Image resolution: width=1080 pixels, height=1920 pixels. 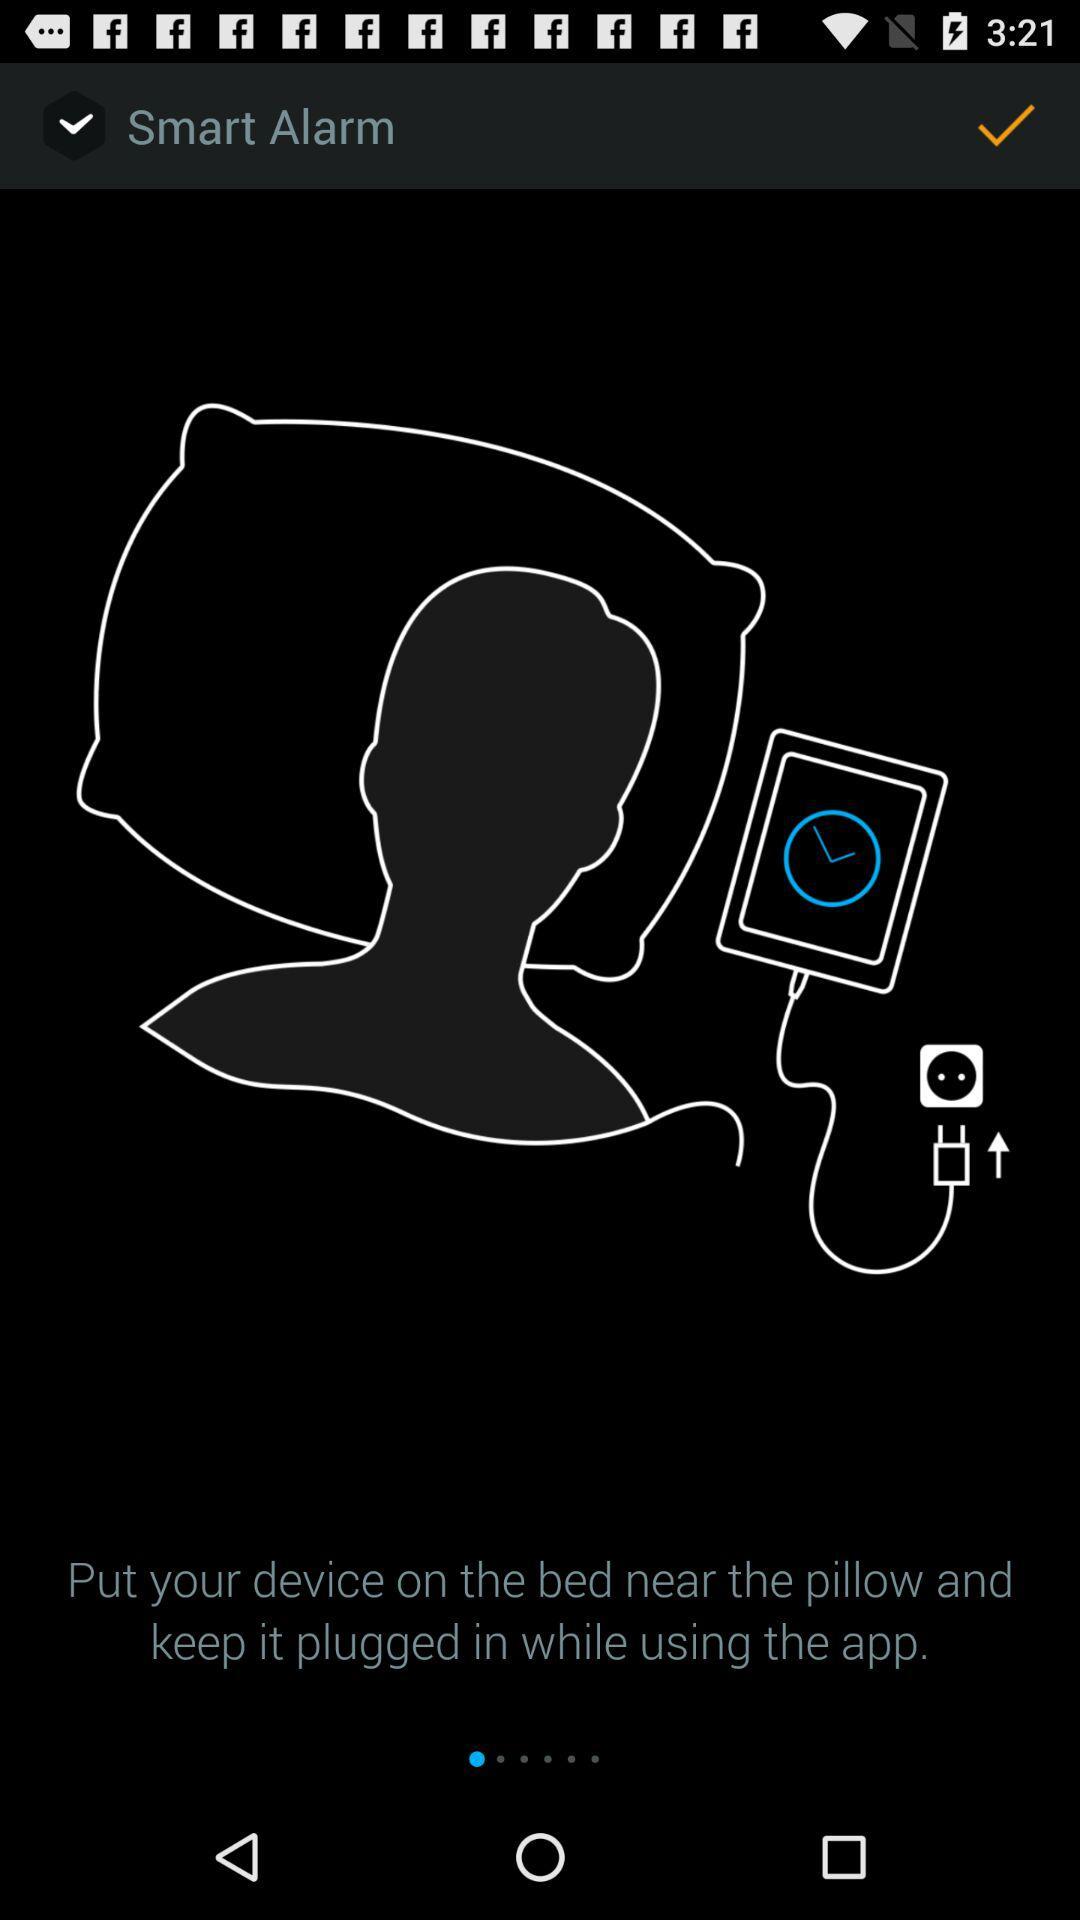 I want to click on icon at the top right corner, so click(x=1006, y=124).